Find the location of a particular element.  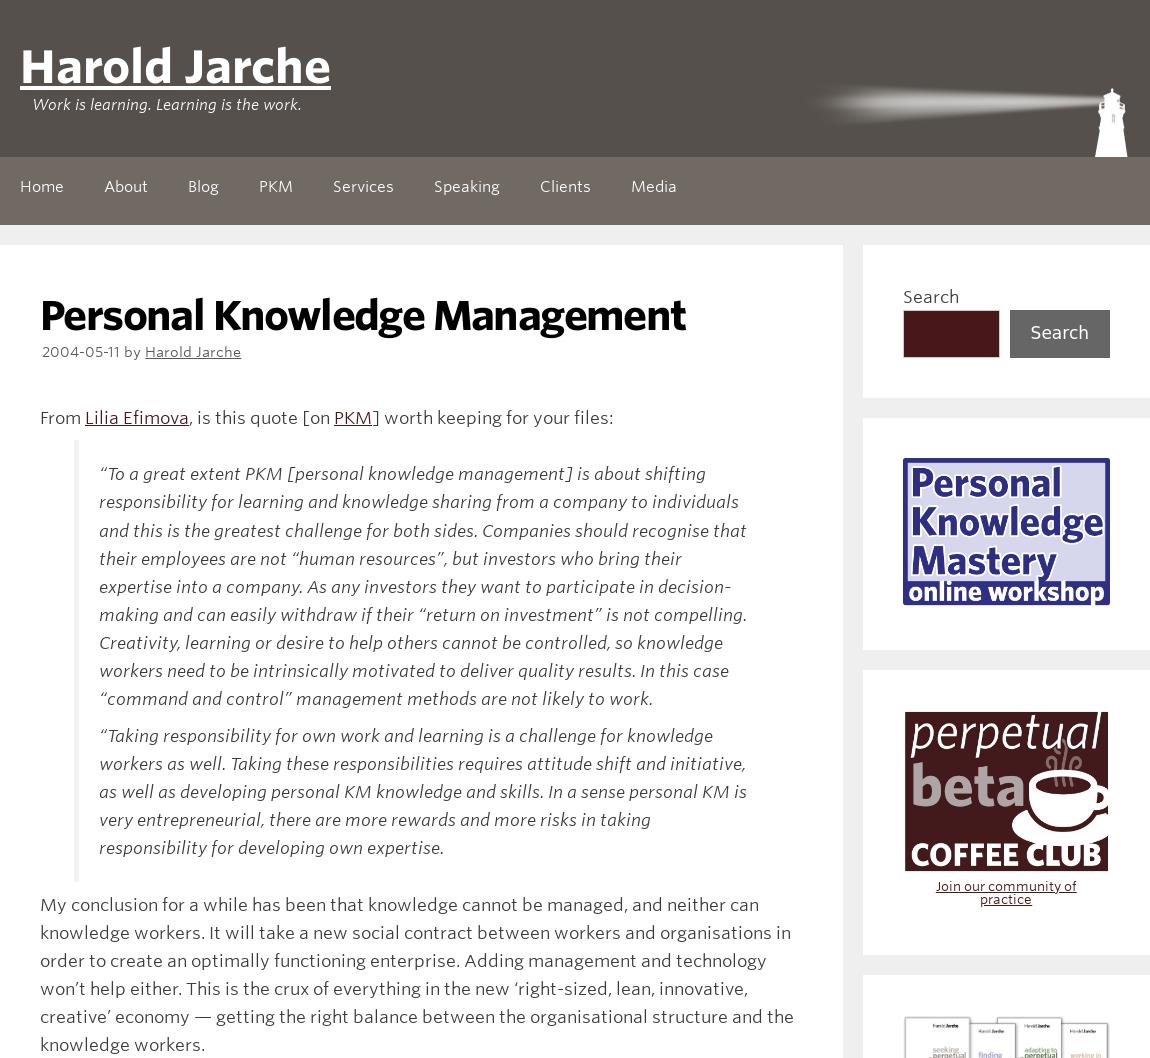

'From' is located at coordinates (61, 418).